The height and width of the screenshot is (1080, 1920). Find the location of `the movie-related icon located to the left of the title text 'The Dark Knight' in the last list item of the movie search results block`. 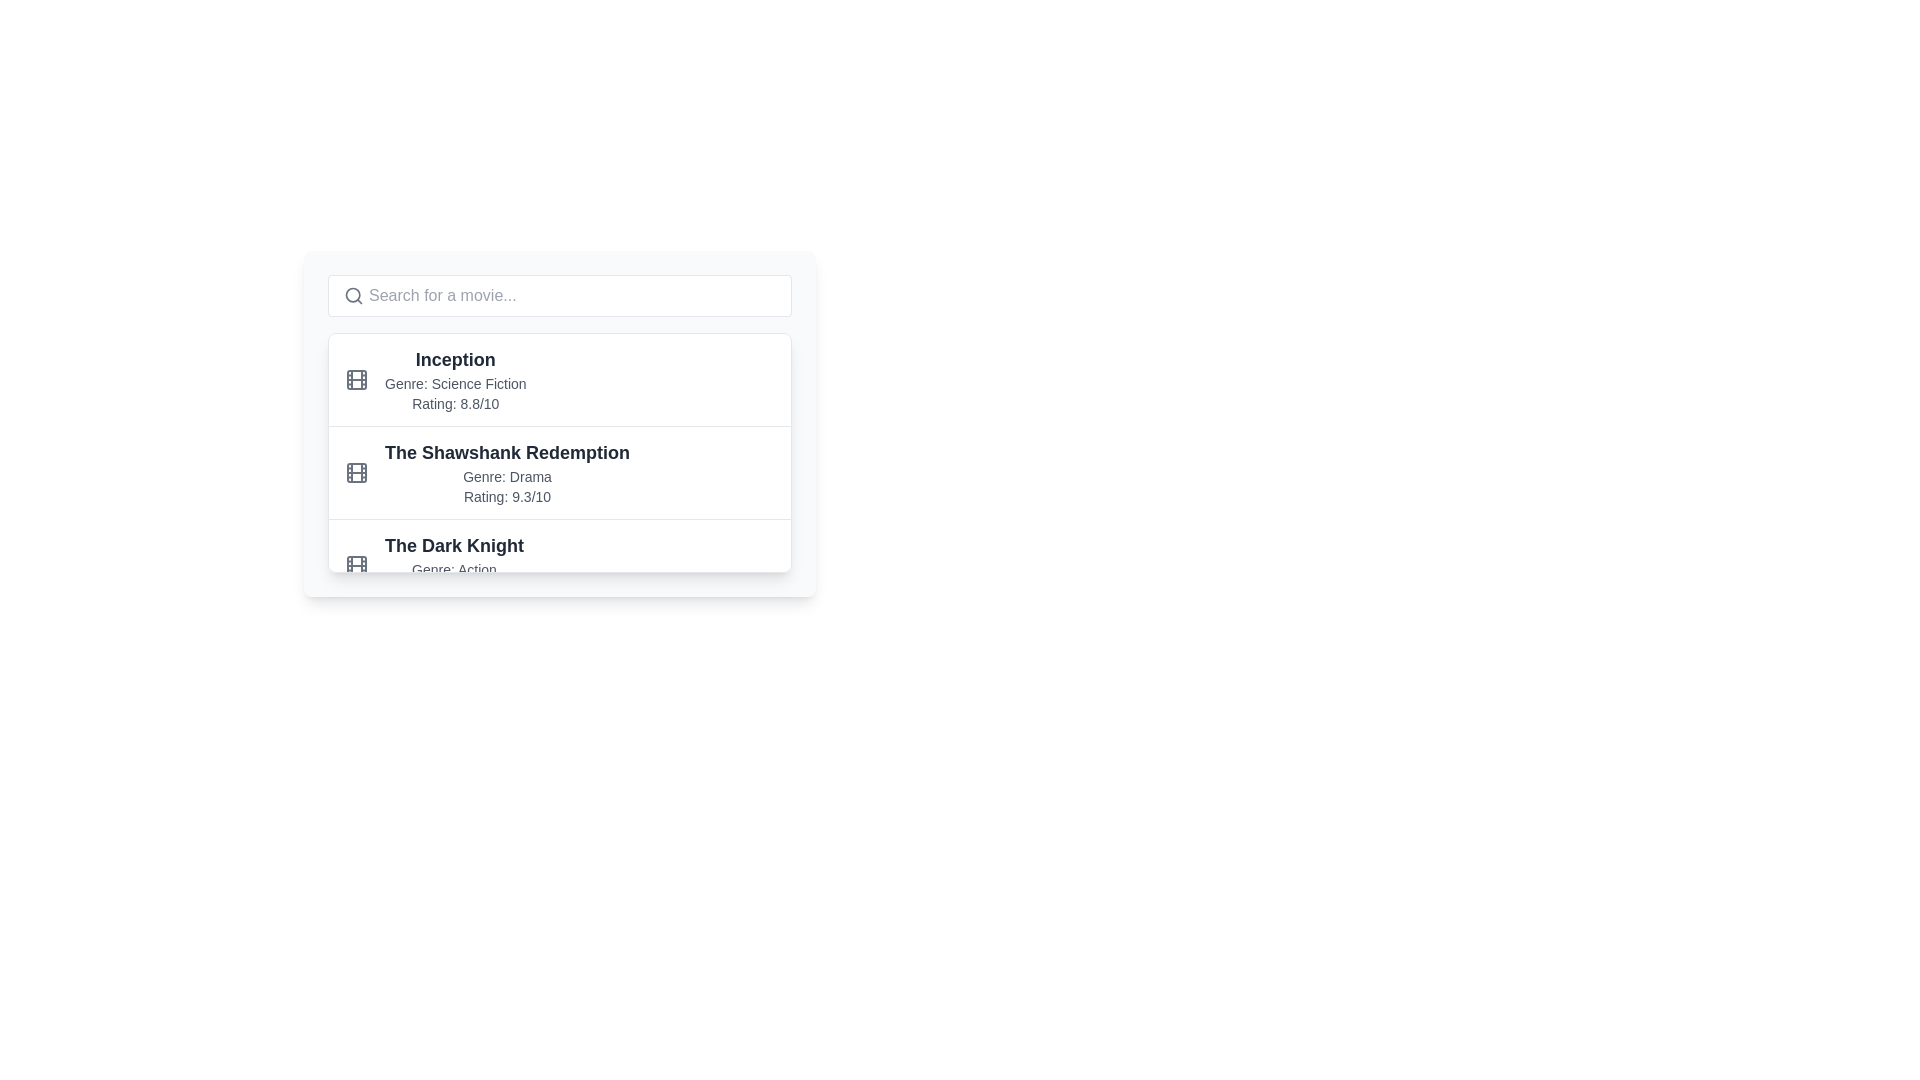

the movie-related icon located to the left of the title text 'The Dark Knight' in the last list item of the movie search results block is located at coordinates (356, 566).